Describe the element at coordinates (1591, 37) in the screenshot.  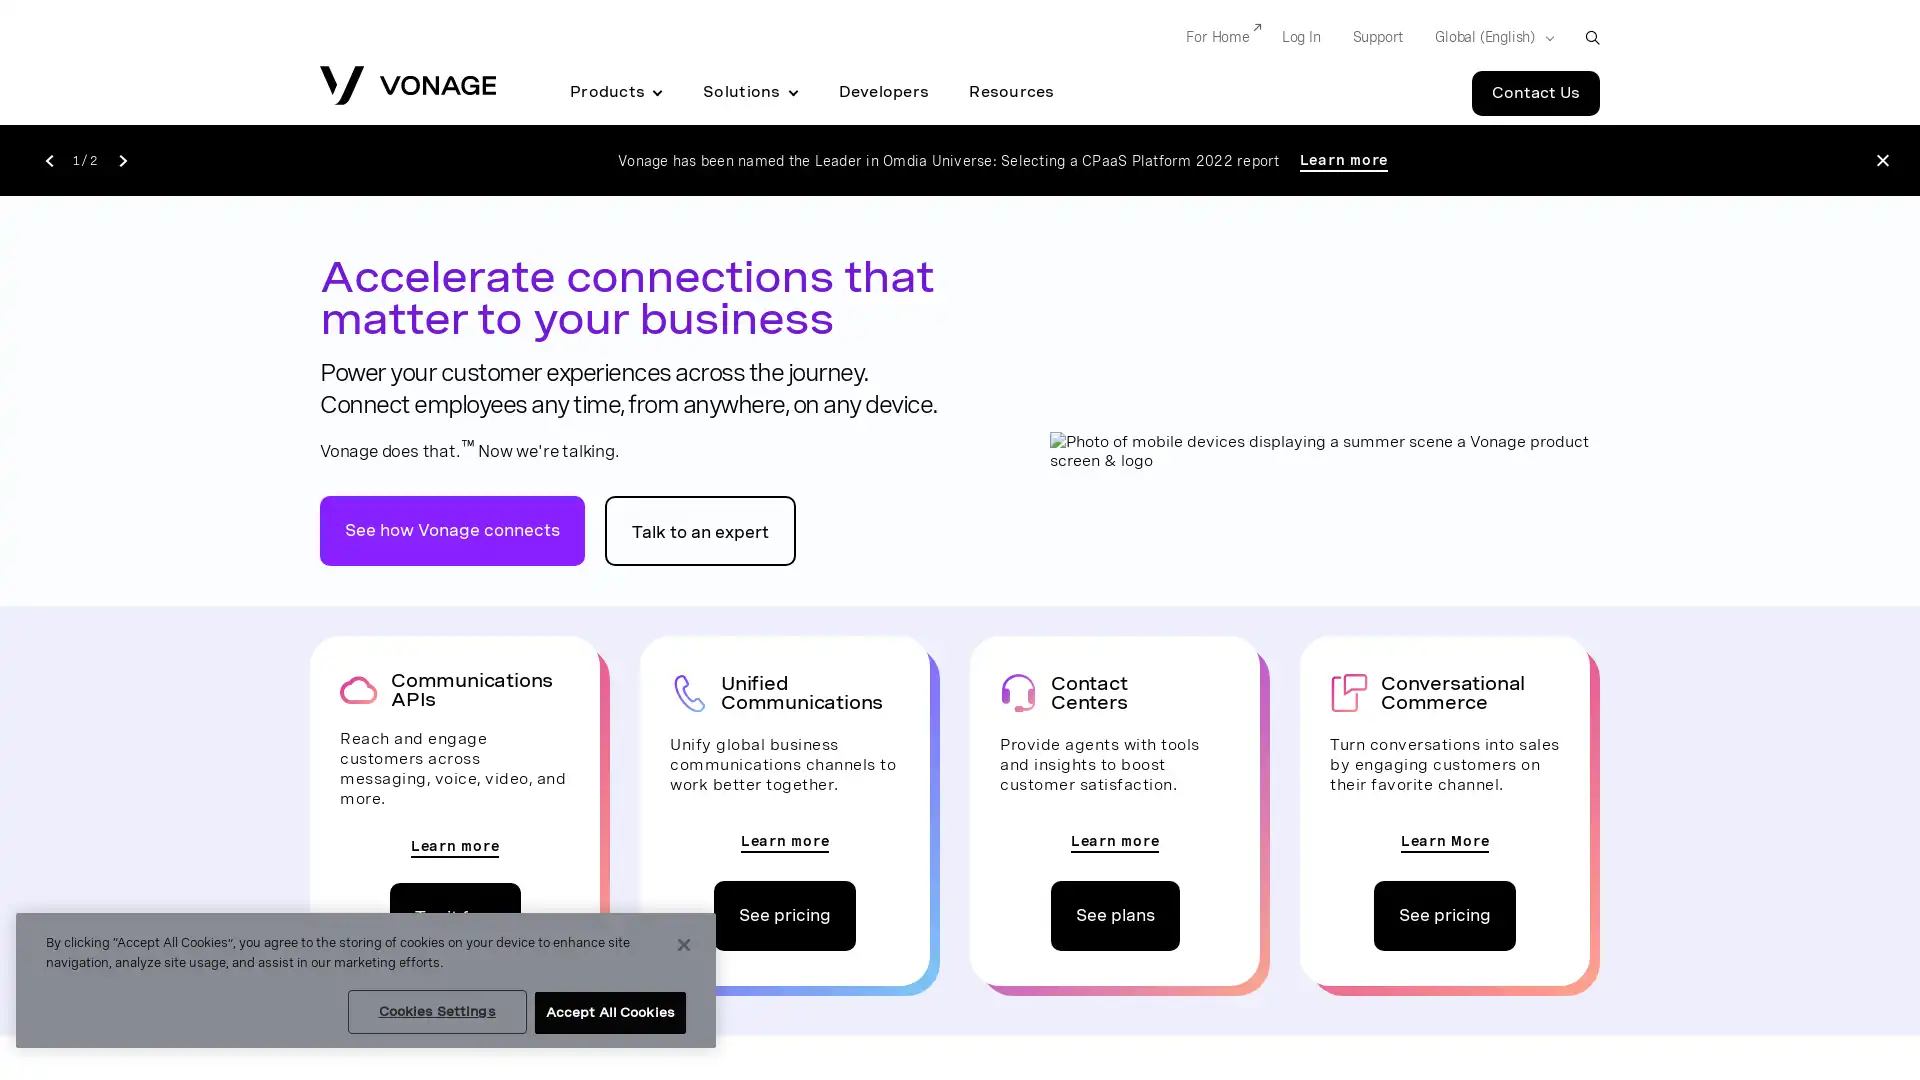
I see `open site search box` at that location.